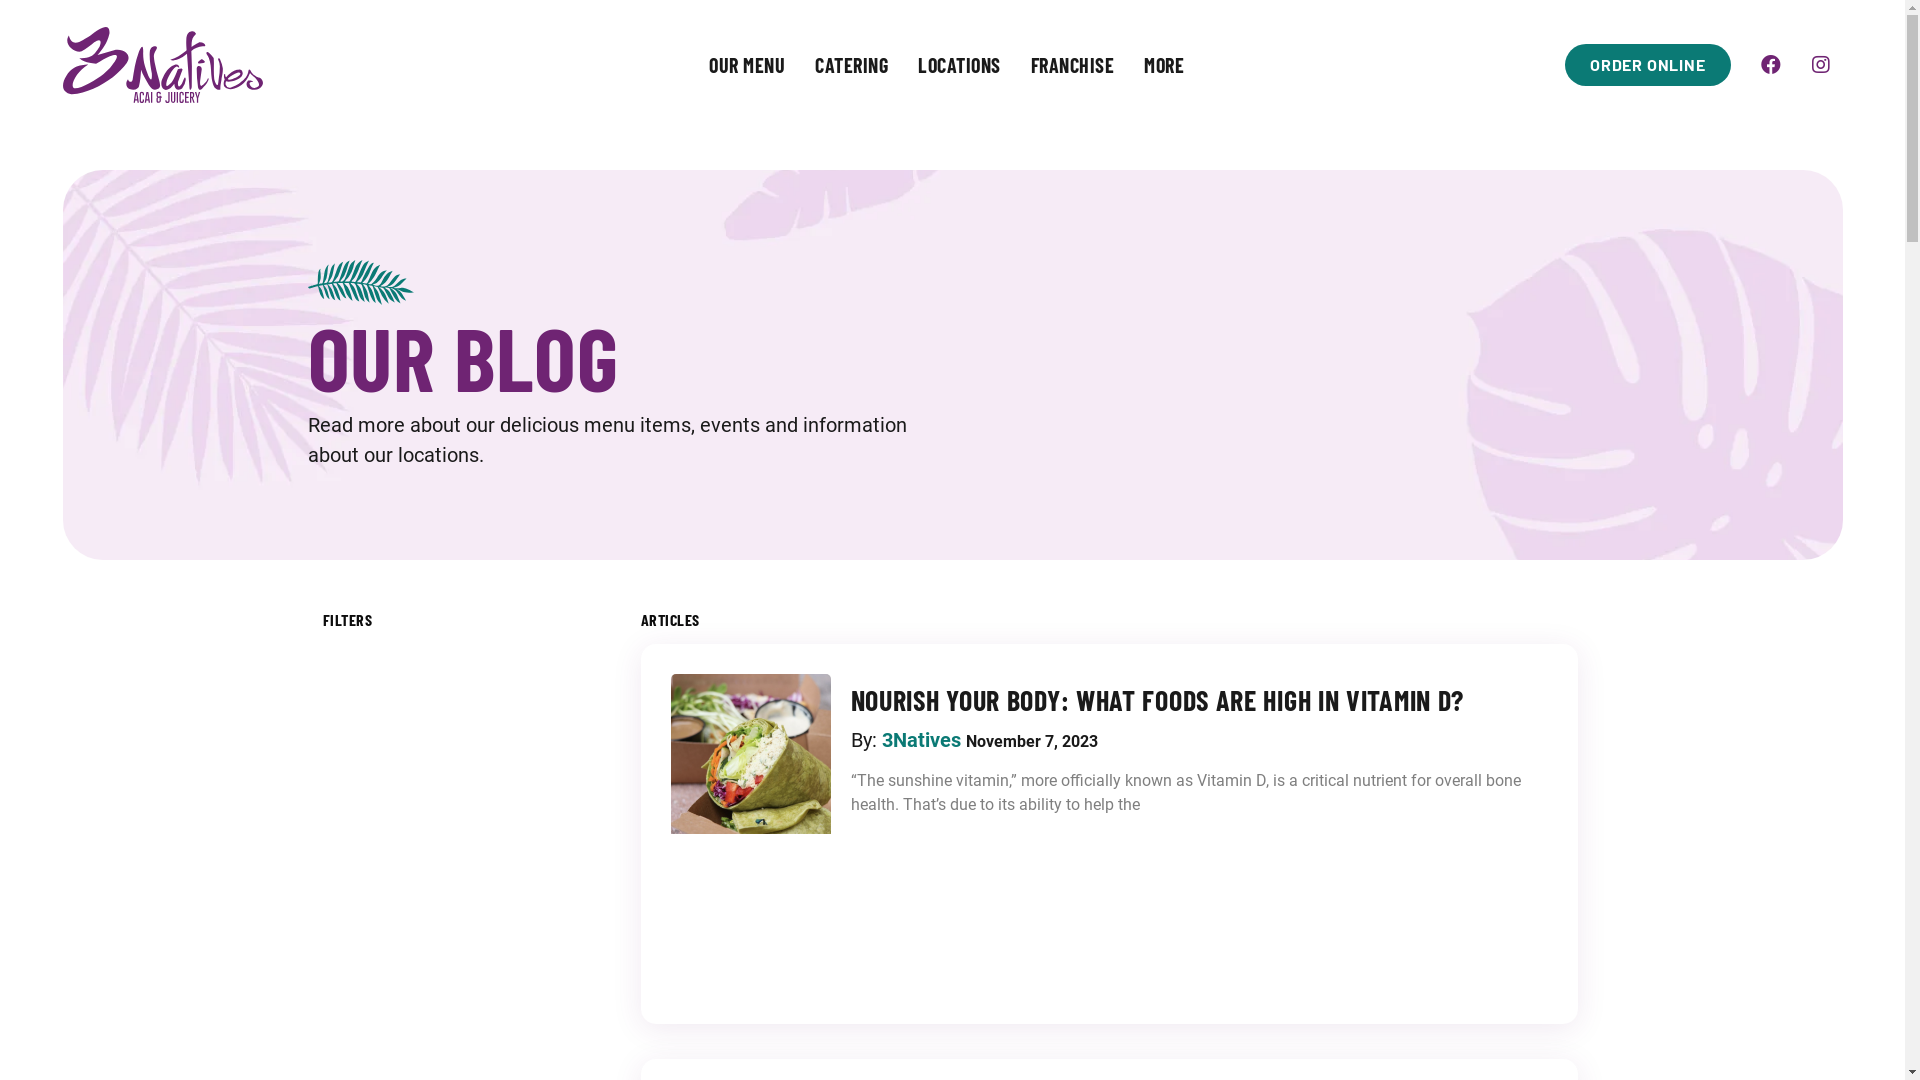  What do you see at coordinates (958, 64) in the screenshot?
I see `'LOCATIONS'` at bounding box center [958, 64].